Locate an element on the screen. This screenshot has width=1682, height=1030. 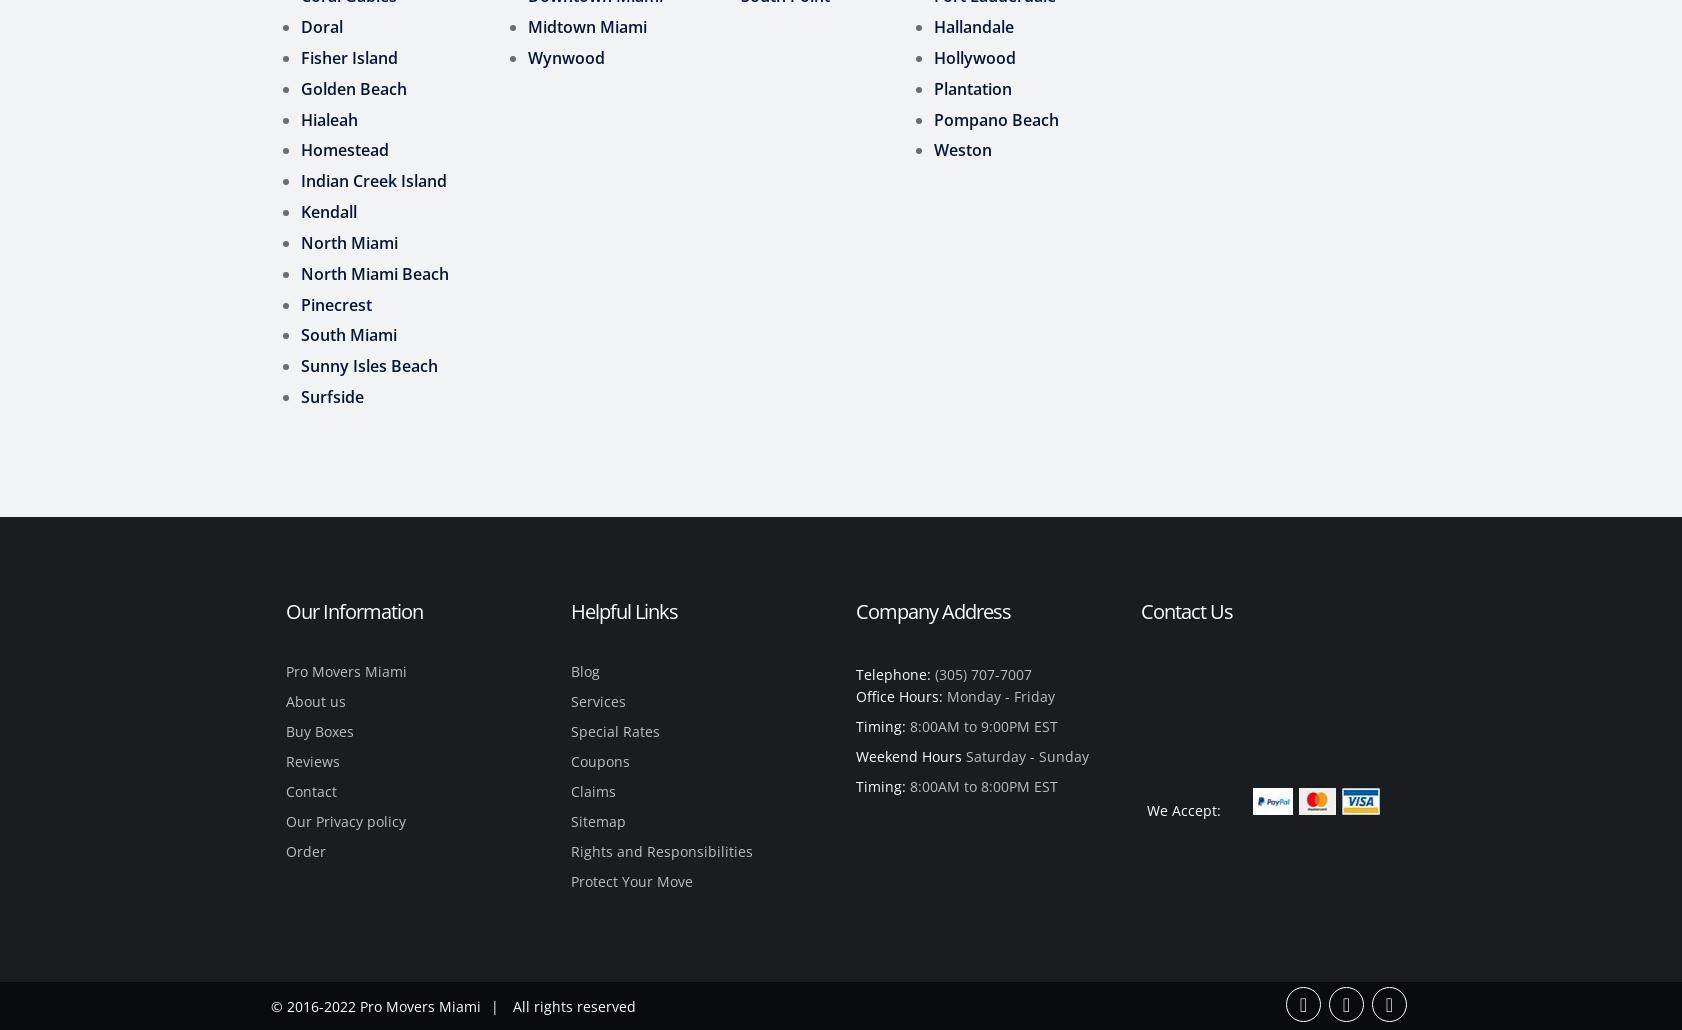
'Fisher Island' is located at coordinates (348, 56).